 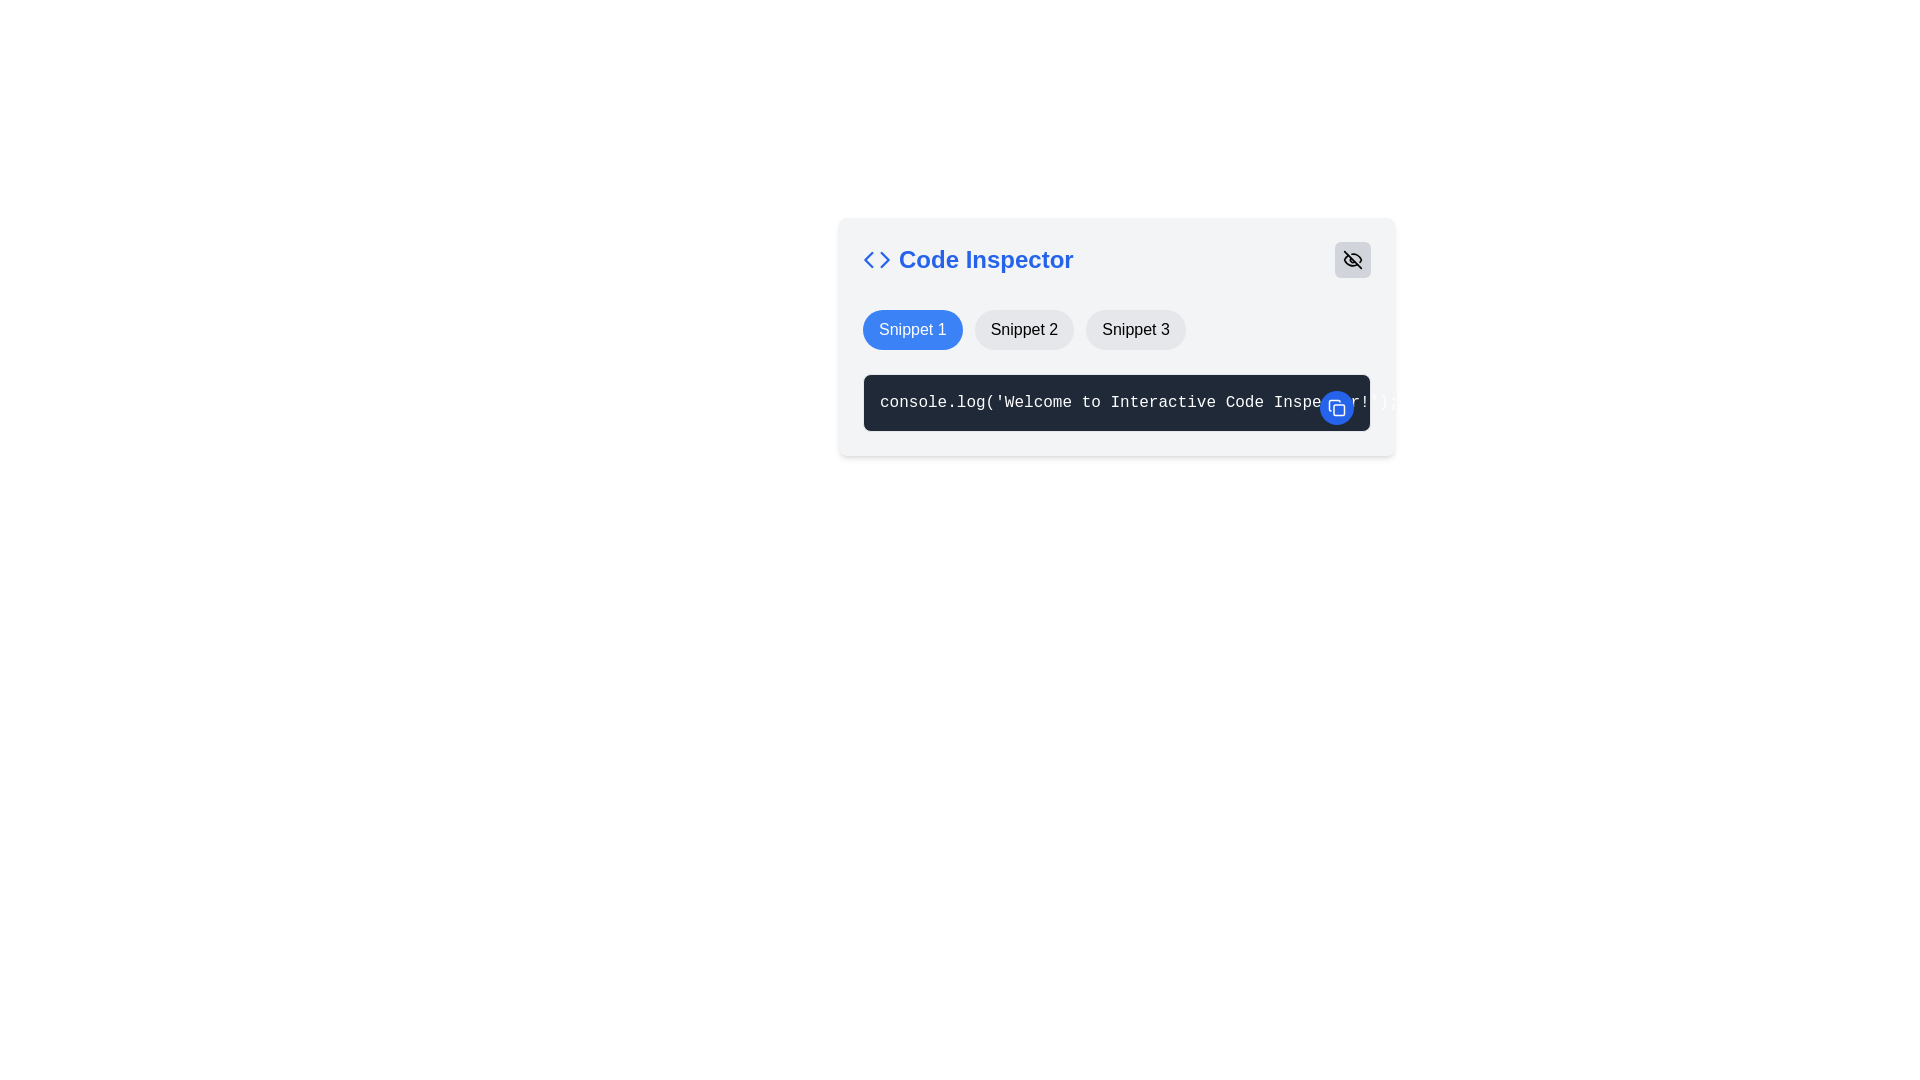 I want to click on the visibility toggle button located to the far right of the 'Code Inspector' text and the snippet buttons, so click(x=1353, y=258).